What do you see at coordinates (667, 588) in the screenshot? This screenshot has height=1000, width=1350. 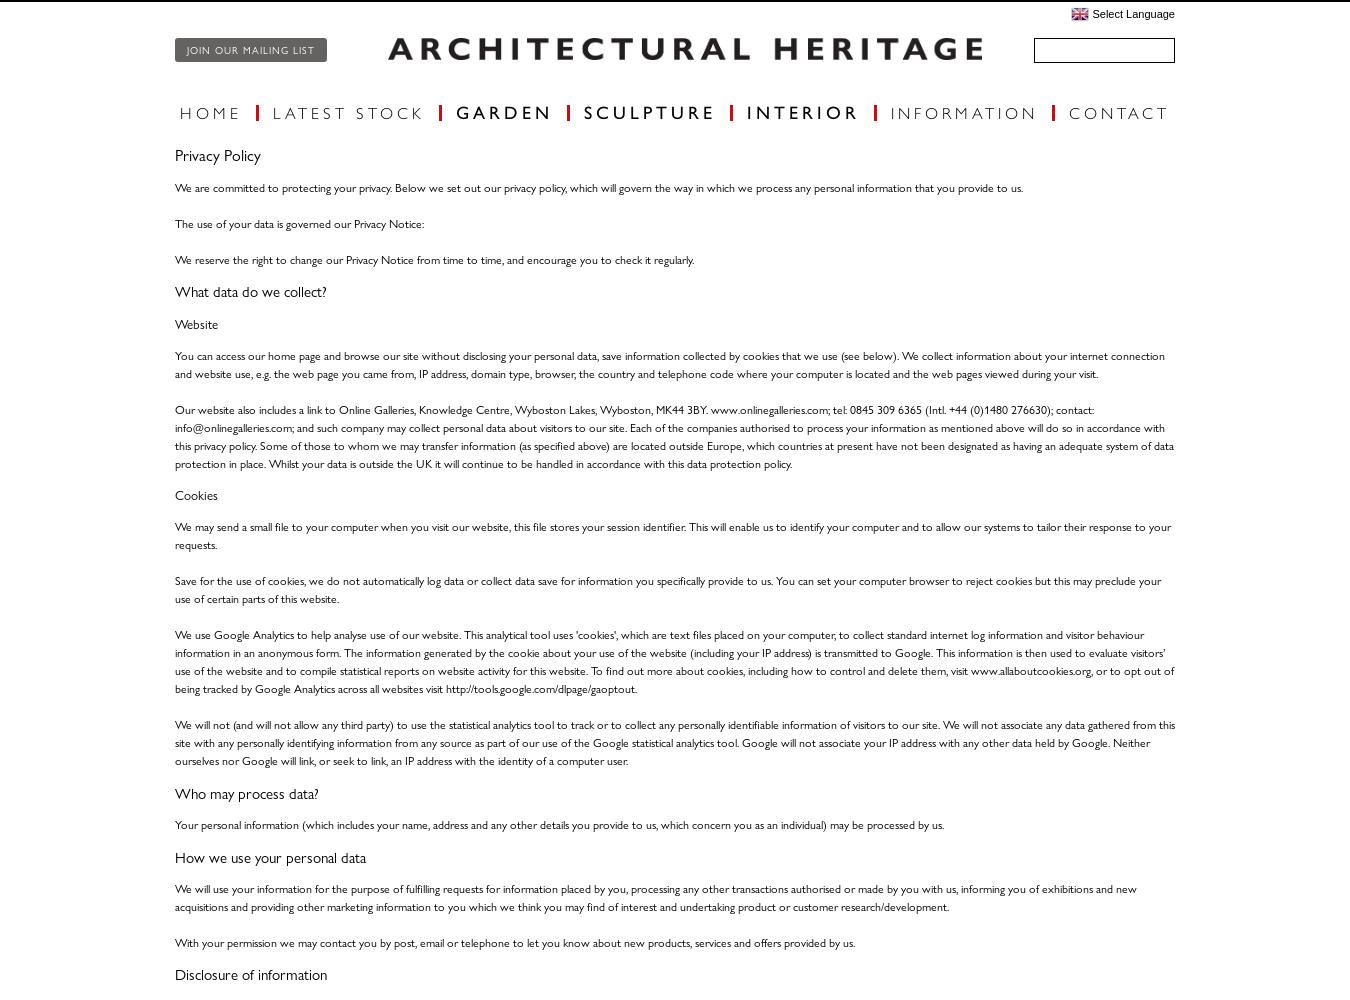 I see `'Save for the use of cookies, we do not automatically log data or collect data save for
information you specifically provide to us. You can set your computer browser to reject cookies
but this may preclude your use of certain parts of this website.'` at bounding box center [667, 588].